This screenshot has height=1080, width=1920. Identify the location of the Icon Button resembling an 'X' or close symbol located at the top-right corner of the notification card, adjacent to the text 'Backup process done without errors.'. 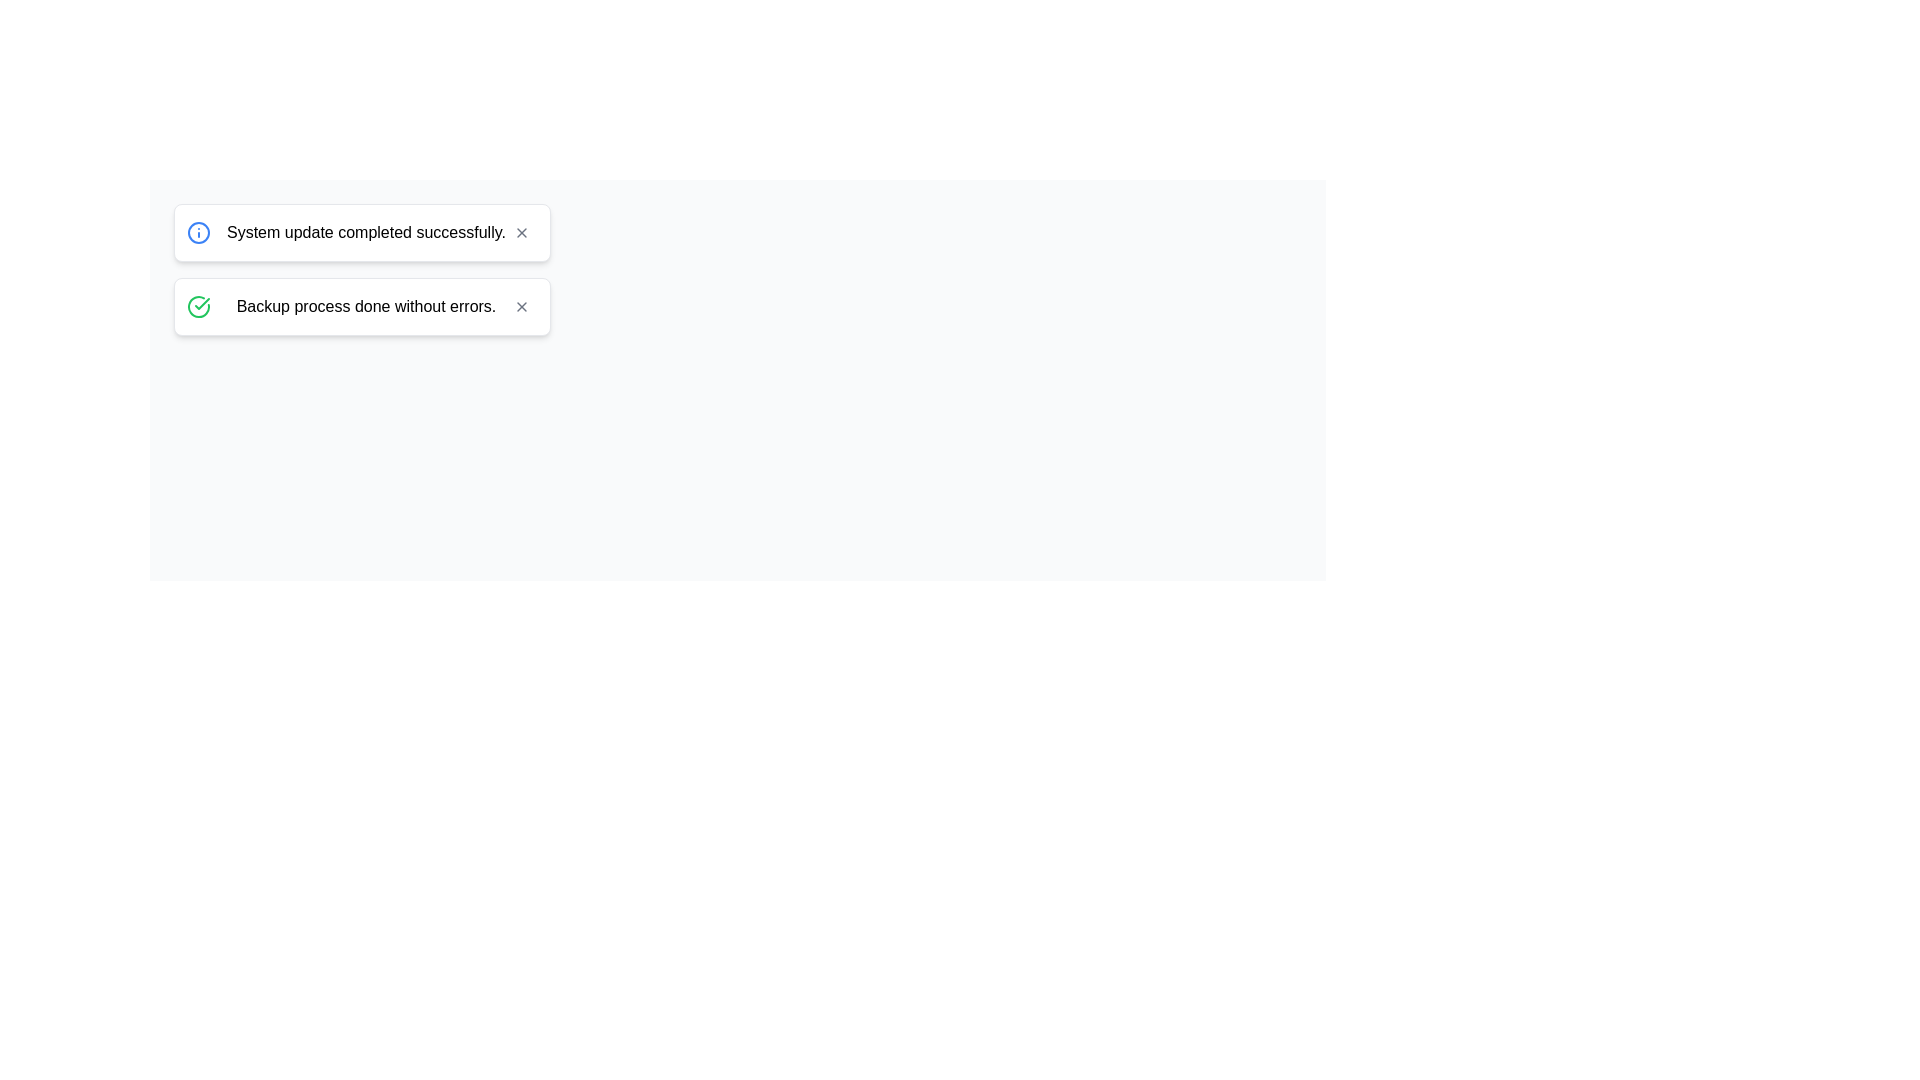
(521, 307).